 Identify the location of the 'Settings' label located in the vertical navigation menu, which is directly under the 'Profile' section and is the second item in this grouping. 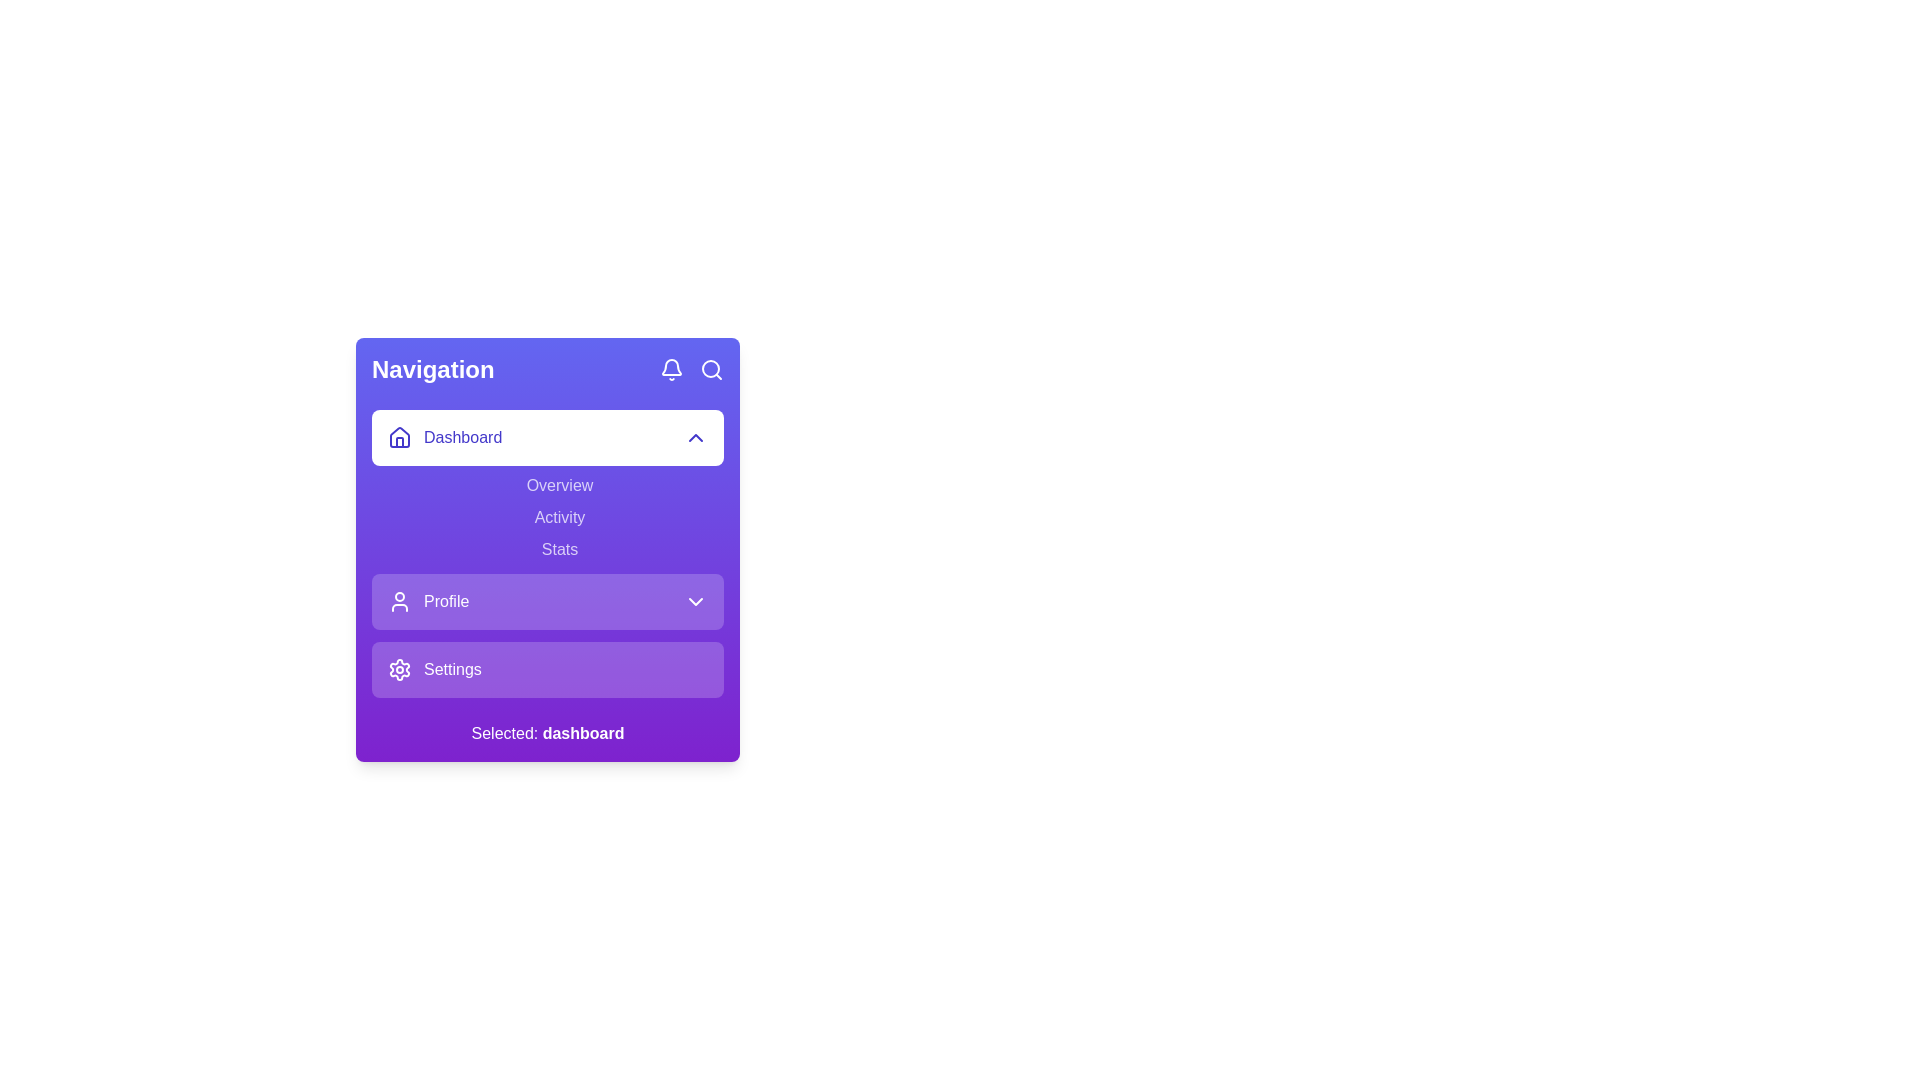
(451, 670).